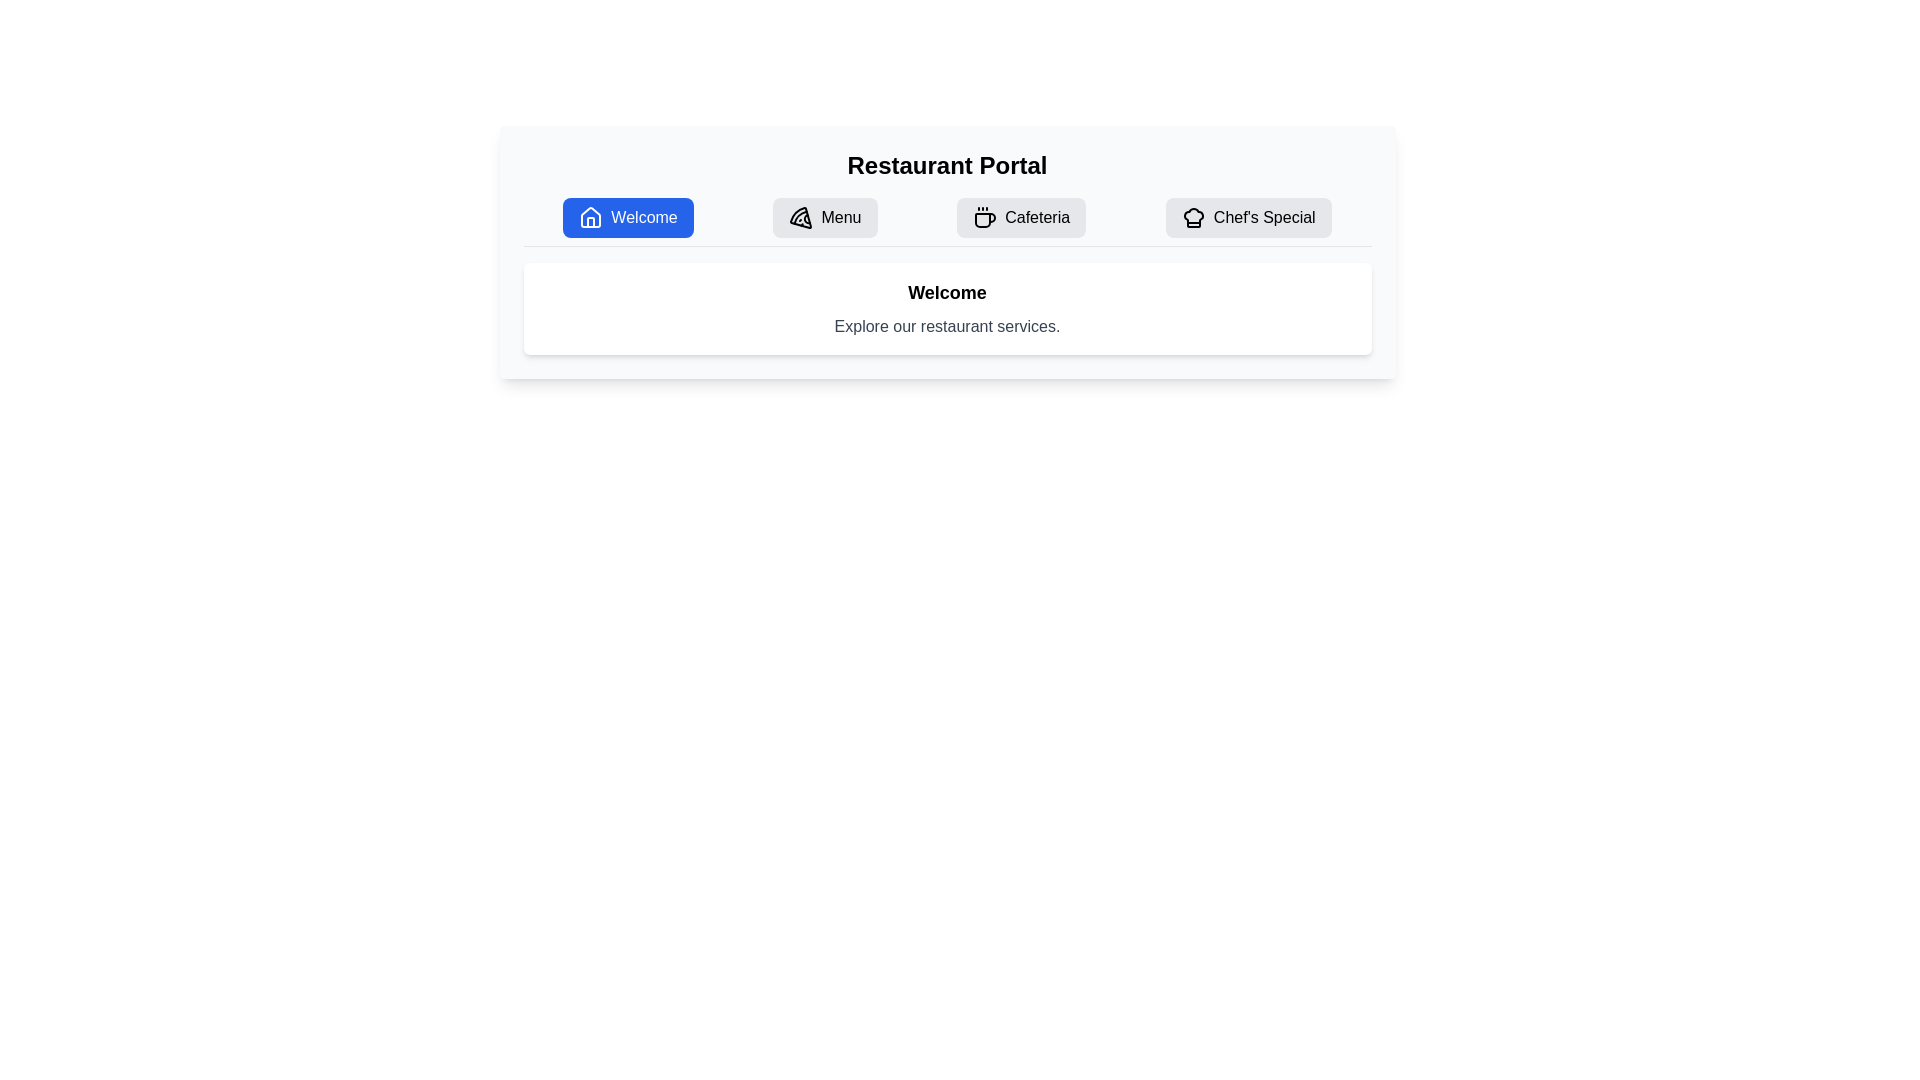 The image size is (1920, 1080). Describe the element at coordinates (644, 218) in the screenshot. I see `text of the navigation label that indicates its function to navigate to the Welcome section, which is the text content of the leftmost button in the top navigation bar, located to the right of a house icon` at that location.